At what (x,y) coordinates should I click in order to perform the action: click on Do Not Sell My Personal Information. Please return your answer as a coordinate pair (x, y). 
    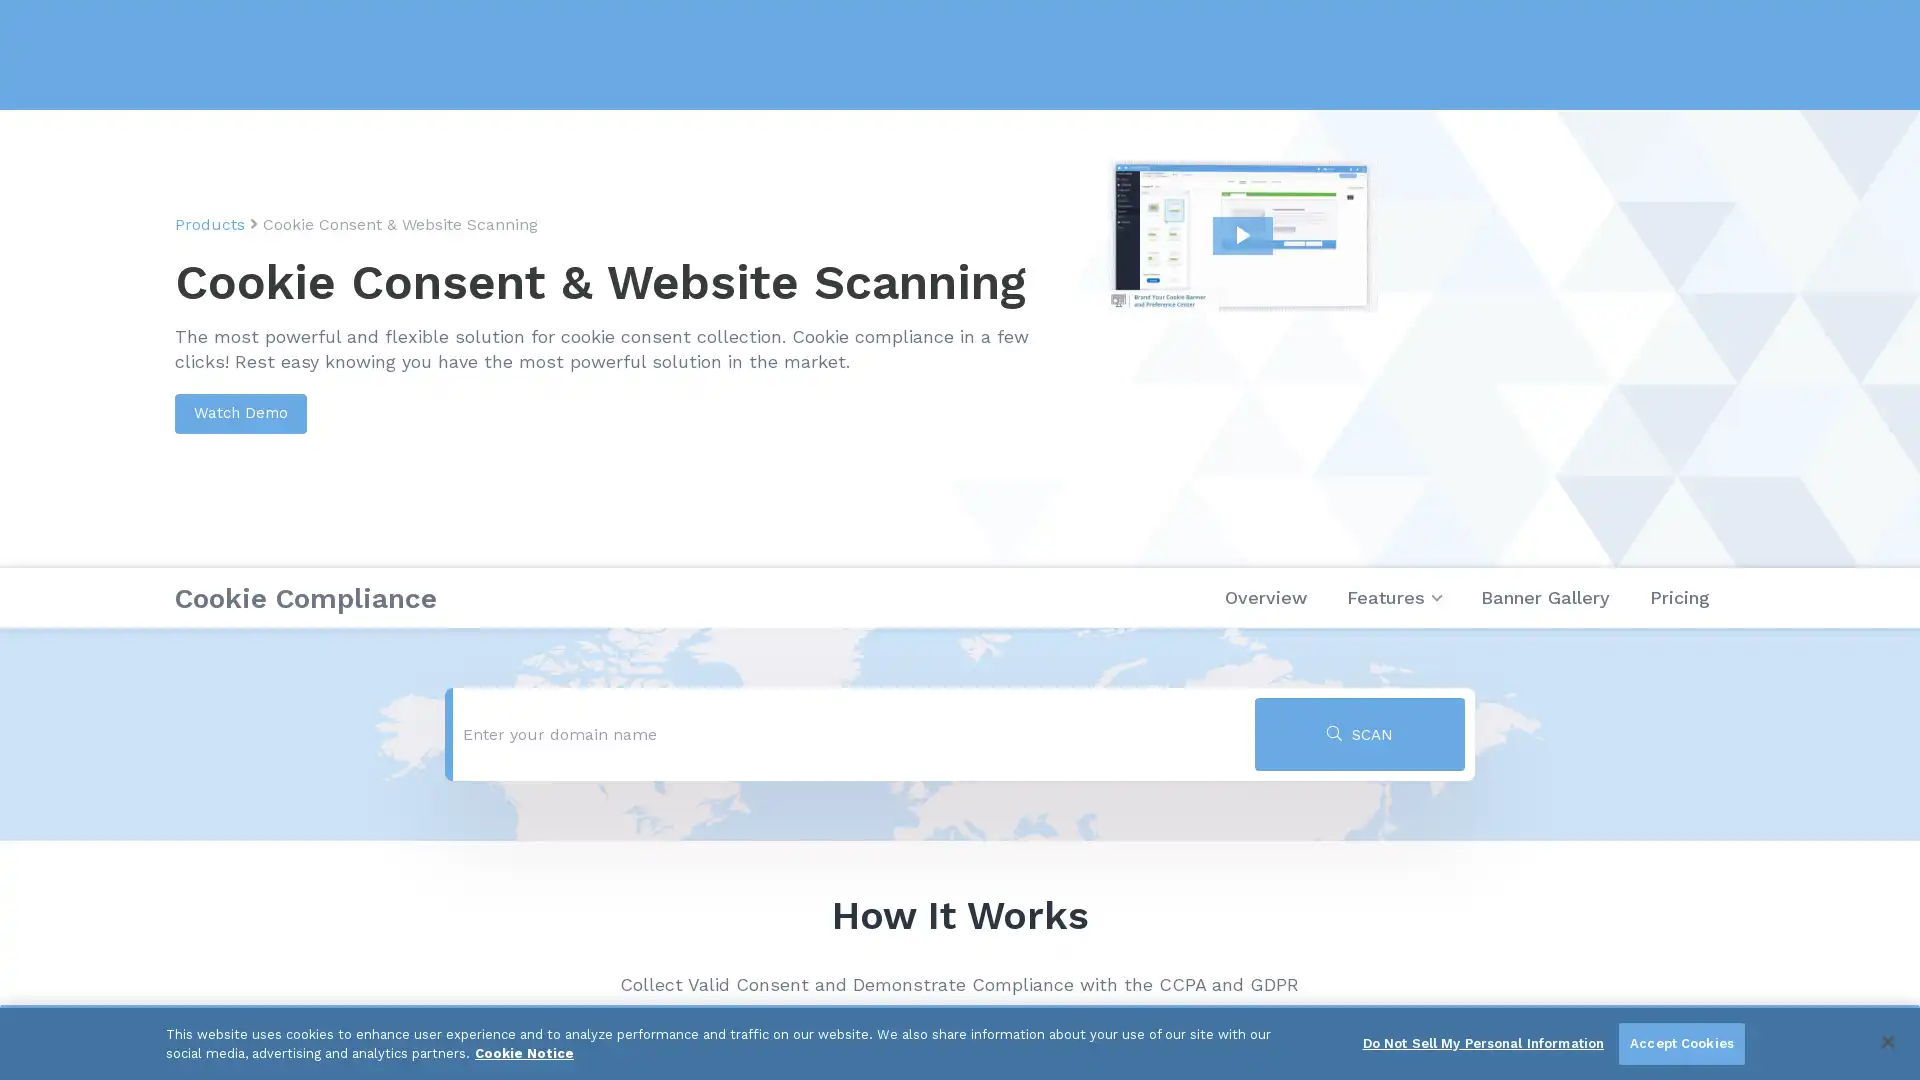
    Looking at the image, I should click on (1483, 1043).